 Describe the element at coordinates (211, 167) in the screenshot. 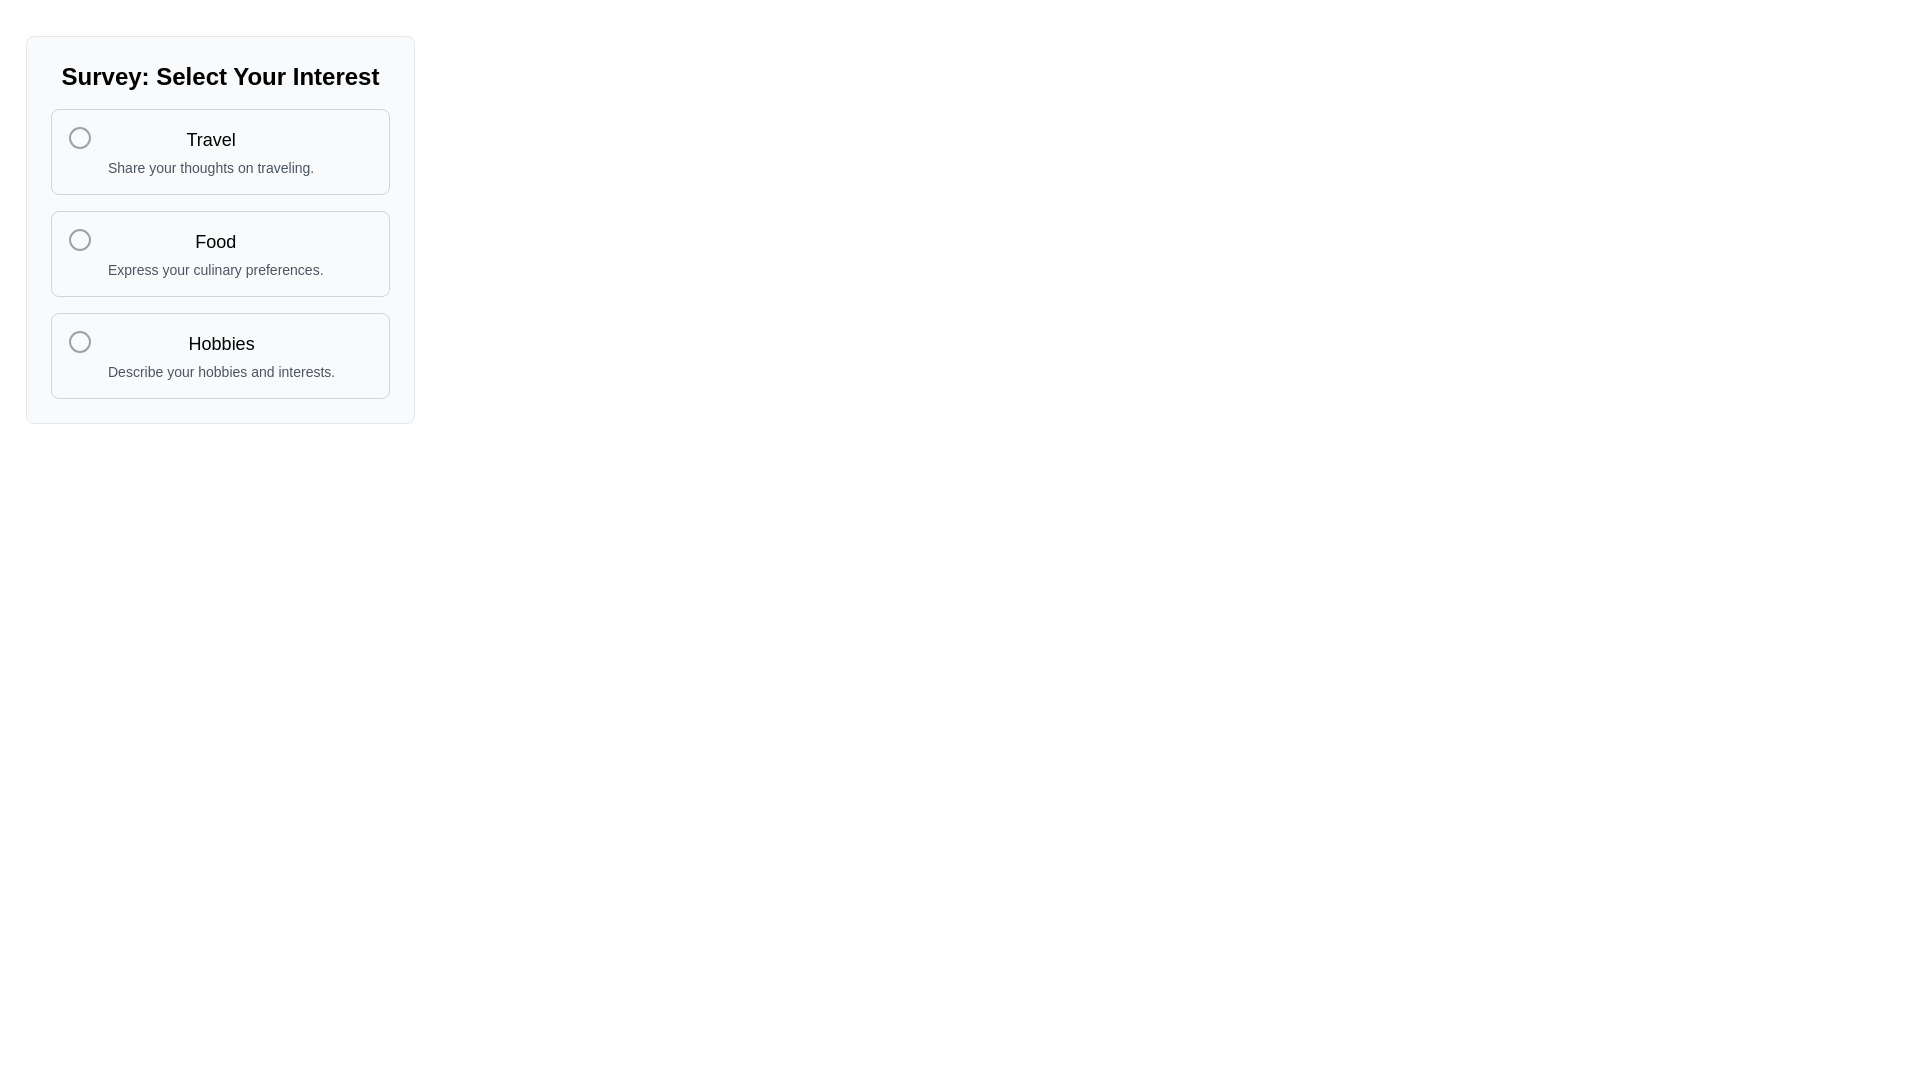

I see `the text element displaying 'Share your thoughts on traveling.' which is located below the header 'Travel' in the vertical list of survey options` at that location.